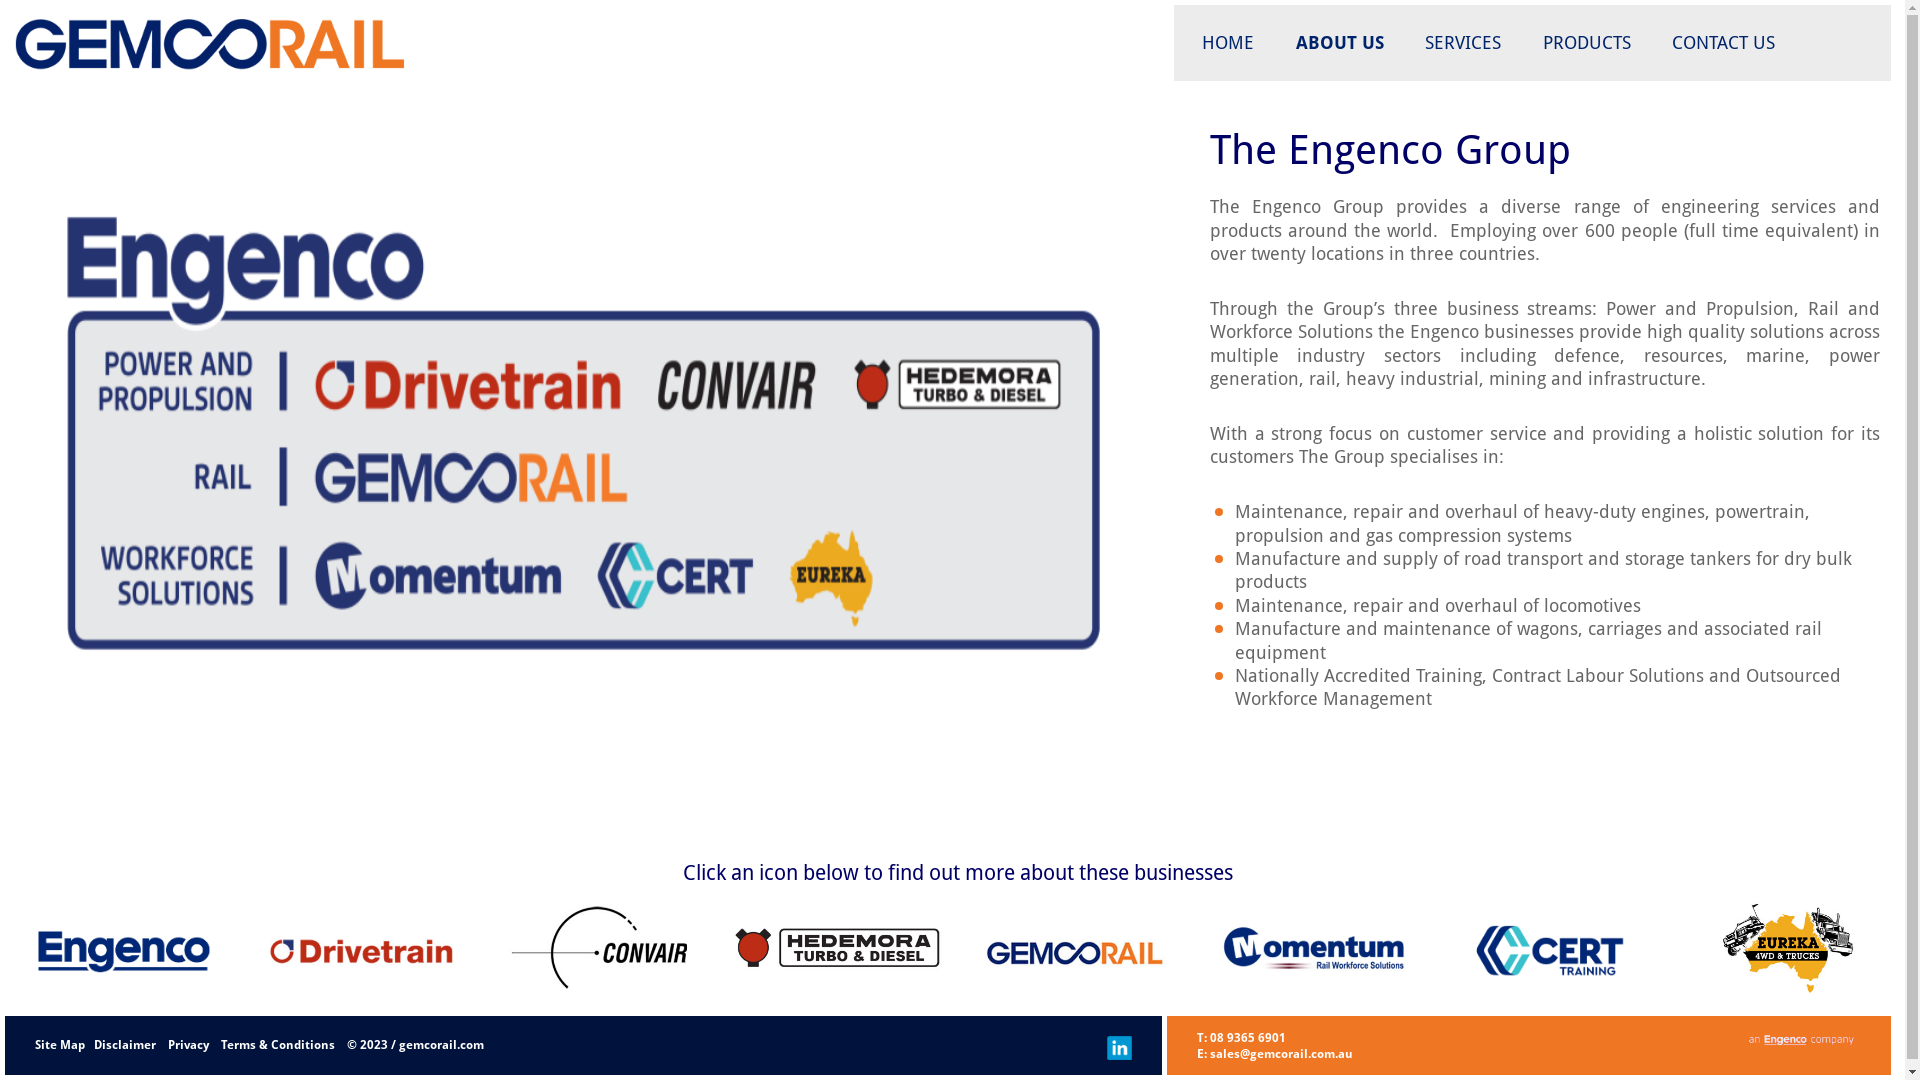 The height and width of the screenshot is (1080, 1920). I want to click on 'CONTACT US', so click(1659, 42).